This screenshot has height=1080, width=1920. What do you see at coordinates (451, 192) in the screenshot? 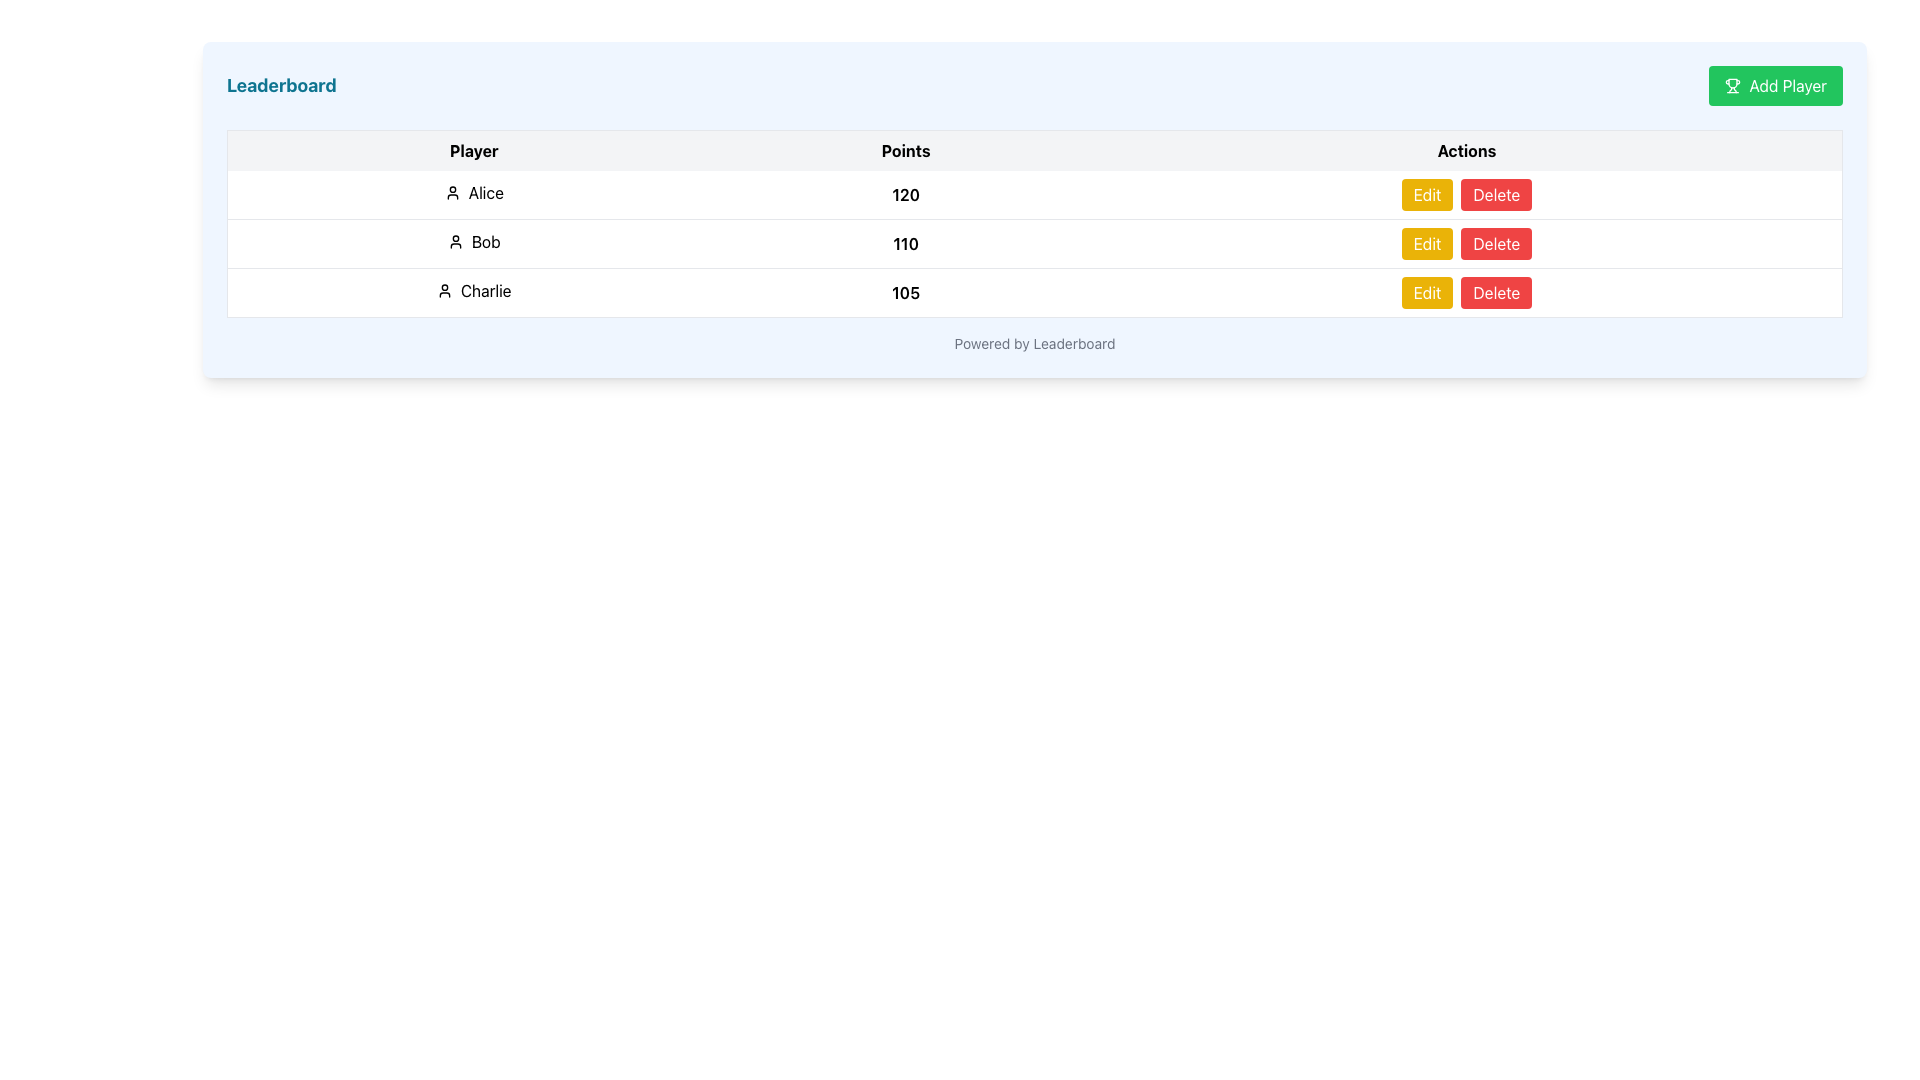
I see `the user silhouette icon located to the left of the text 'Alice' in the leaderboard interface` at bounding box center [451, 192].